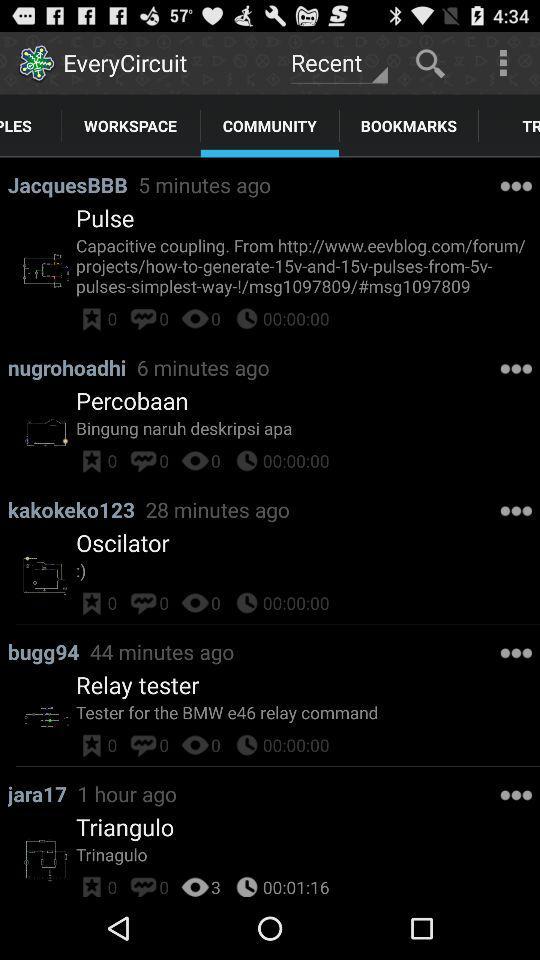  Describe the element at coordinates (72, 184) in the screenshot. I see `jacquesbbb icon` at that location.